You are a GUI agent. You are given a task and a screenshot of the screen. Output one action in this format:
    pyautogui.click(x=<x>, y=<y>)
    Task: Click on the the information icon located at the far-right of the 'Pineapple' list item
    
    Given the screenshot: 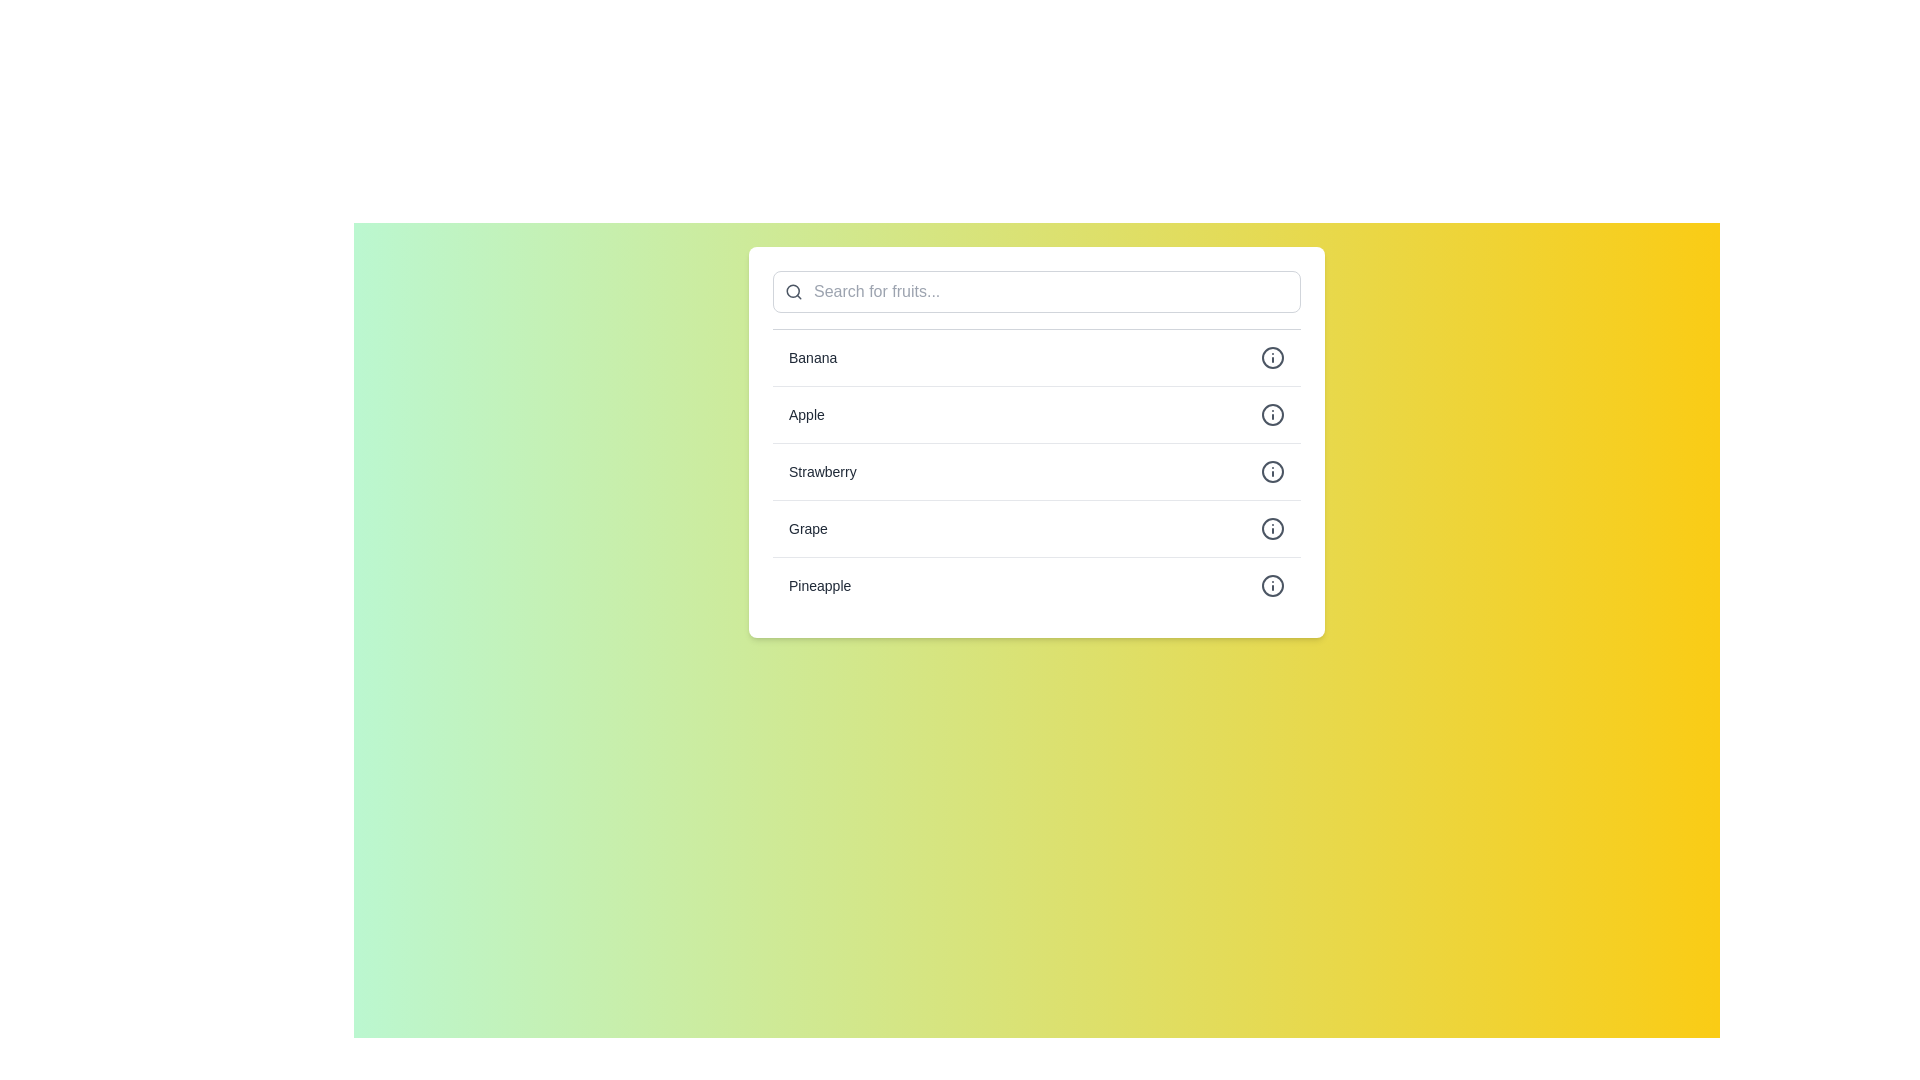 What is the action you would take?
    pyautogui.click(x=1271, y=585)
    